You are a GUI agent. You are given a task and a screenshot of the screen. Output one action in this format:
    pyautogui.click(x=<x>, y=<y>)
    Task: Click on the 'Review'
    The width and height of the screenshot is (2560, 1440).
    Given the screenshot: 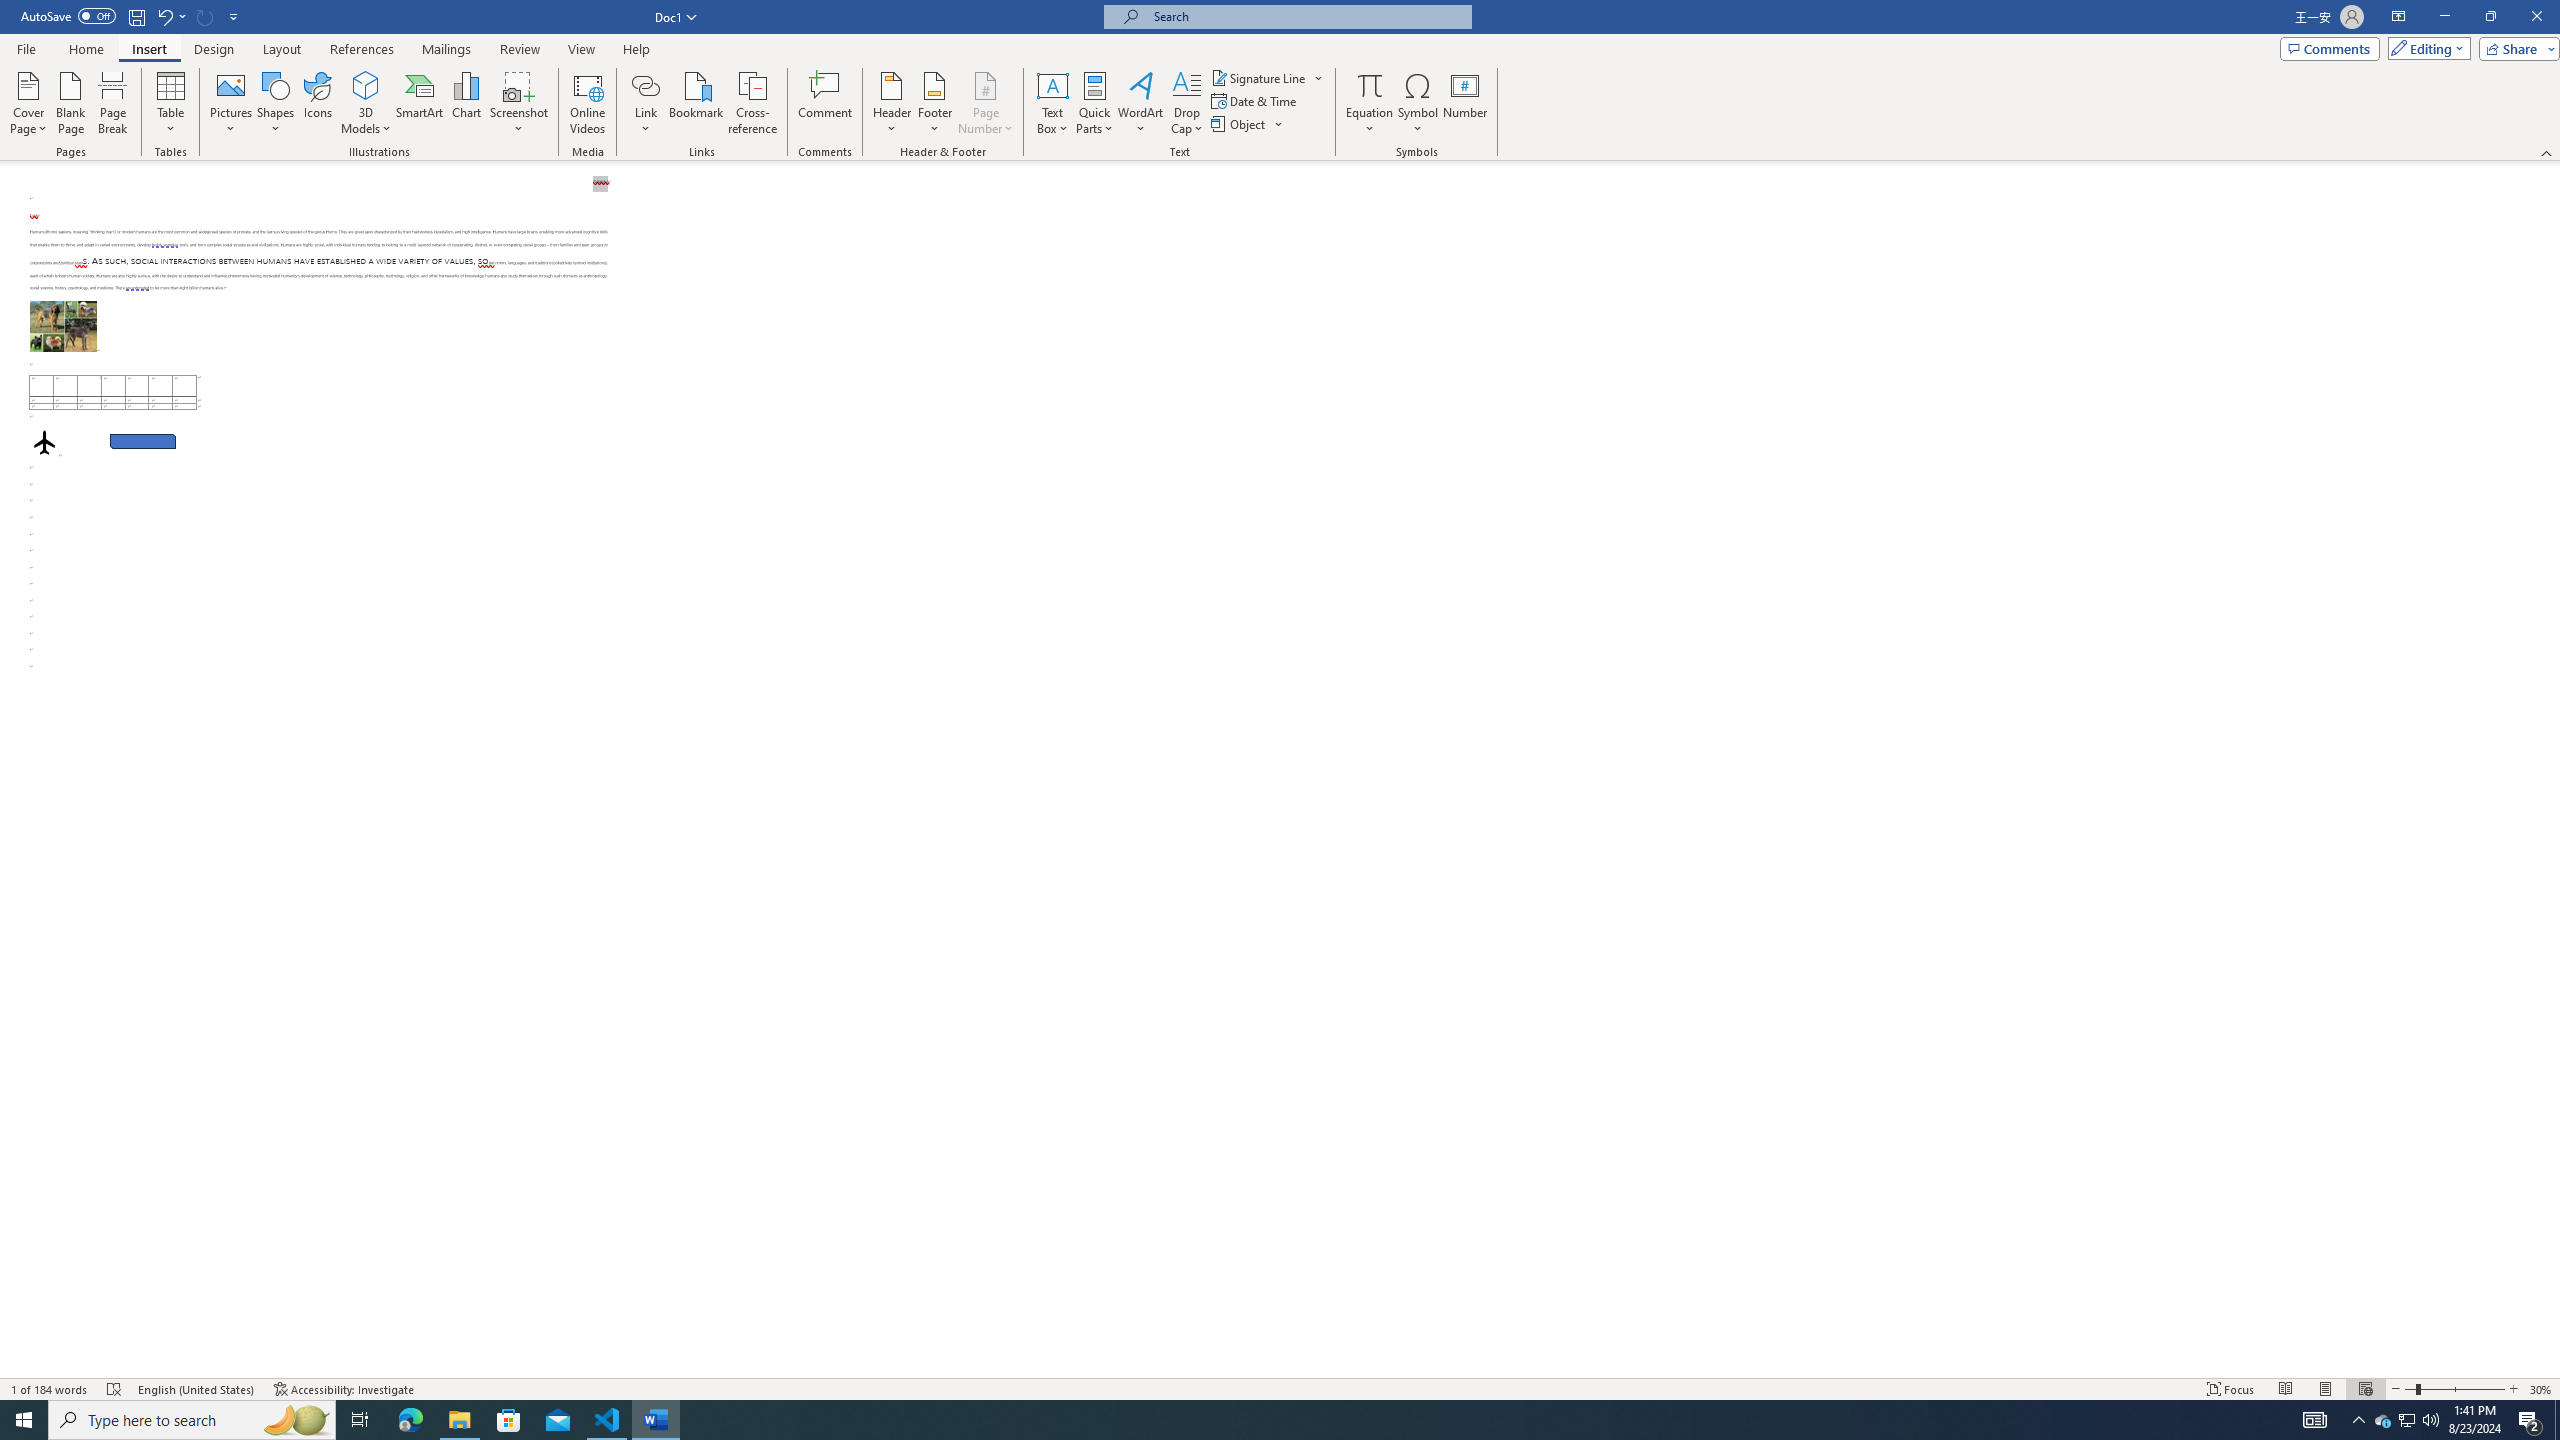 What is the action you would take?
    pyautogui.click(x=518, y=49)
    